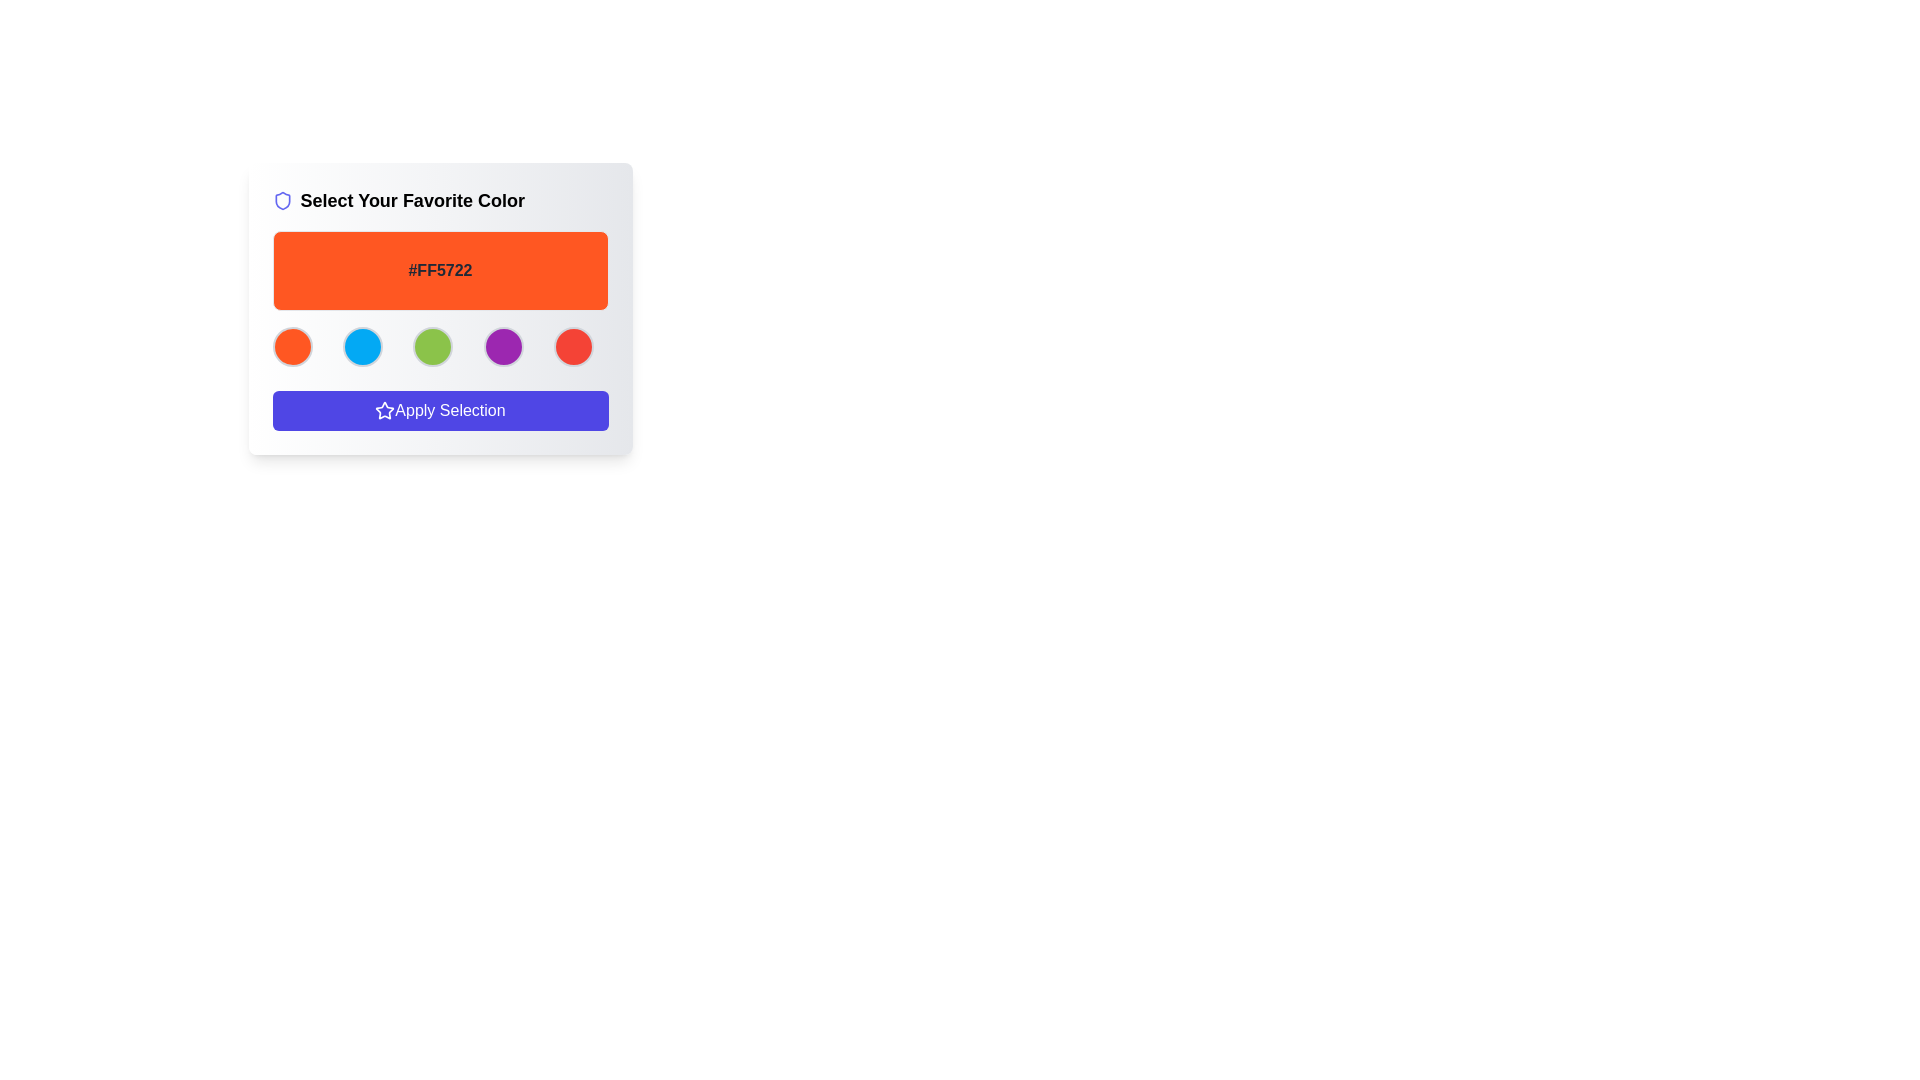  What do you see at coordinates (385, 409) in the screenshot?
I see `the star-shaped icon filled with a blue gradient and a white outline` at bounding box center [385, 409].